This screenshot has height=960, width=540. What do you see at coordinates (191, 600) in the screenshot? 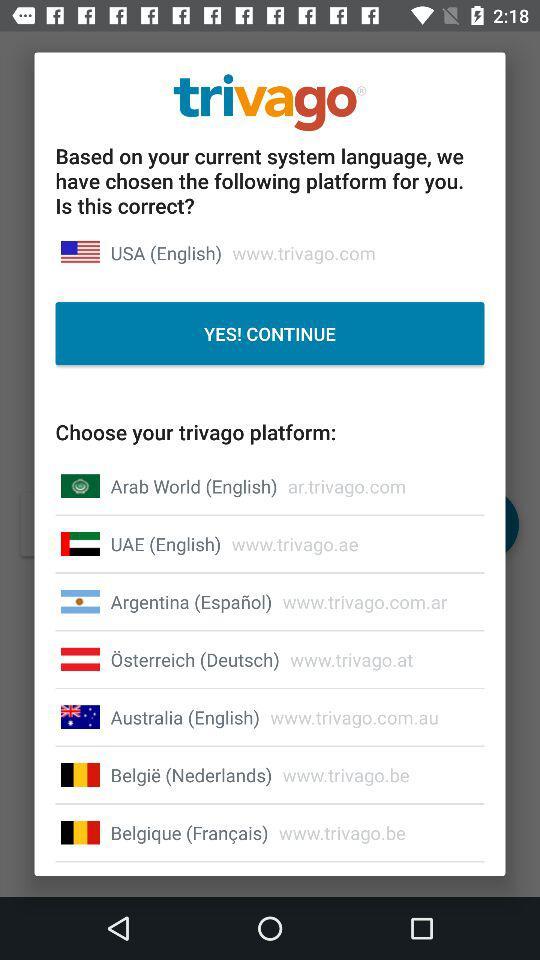
I see `the icon below uae (english)` at bounding box center [191, 600].